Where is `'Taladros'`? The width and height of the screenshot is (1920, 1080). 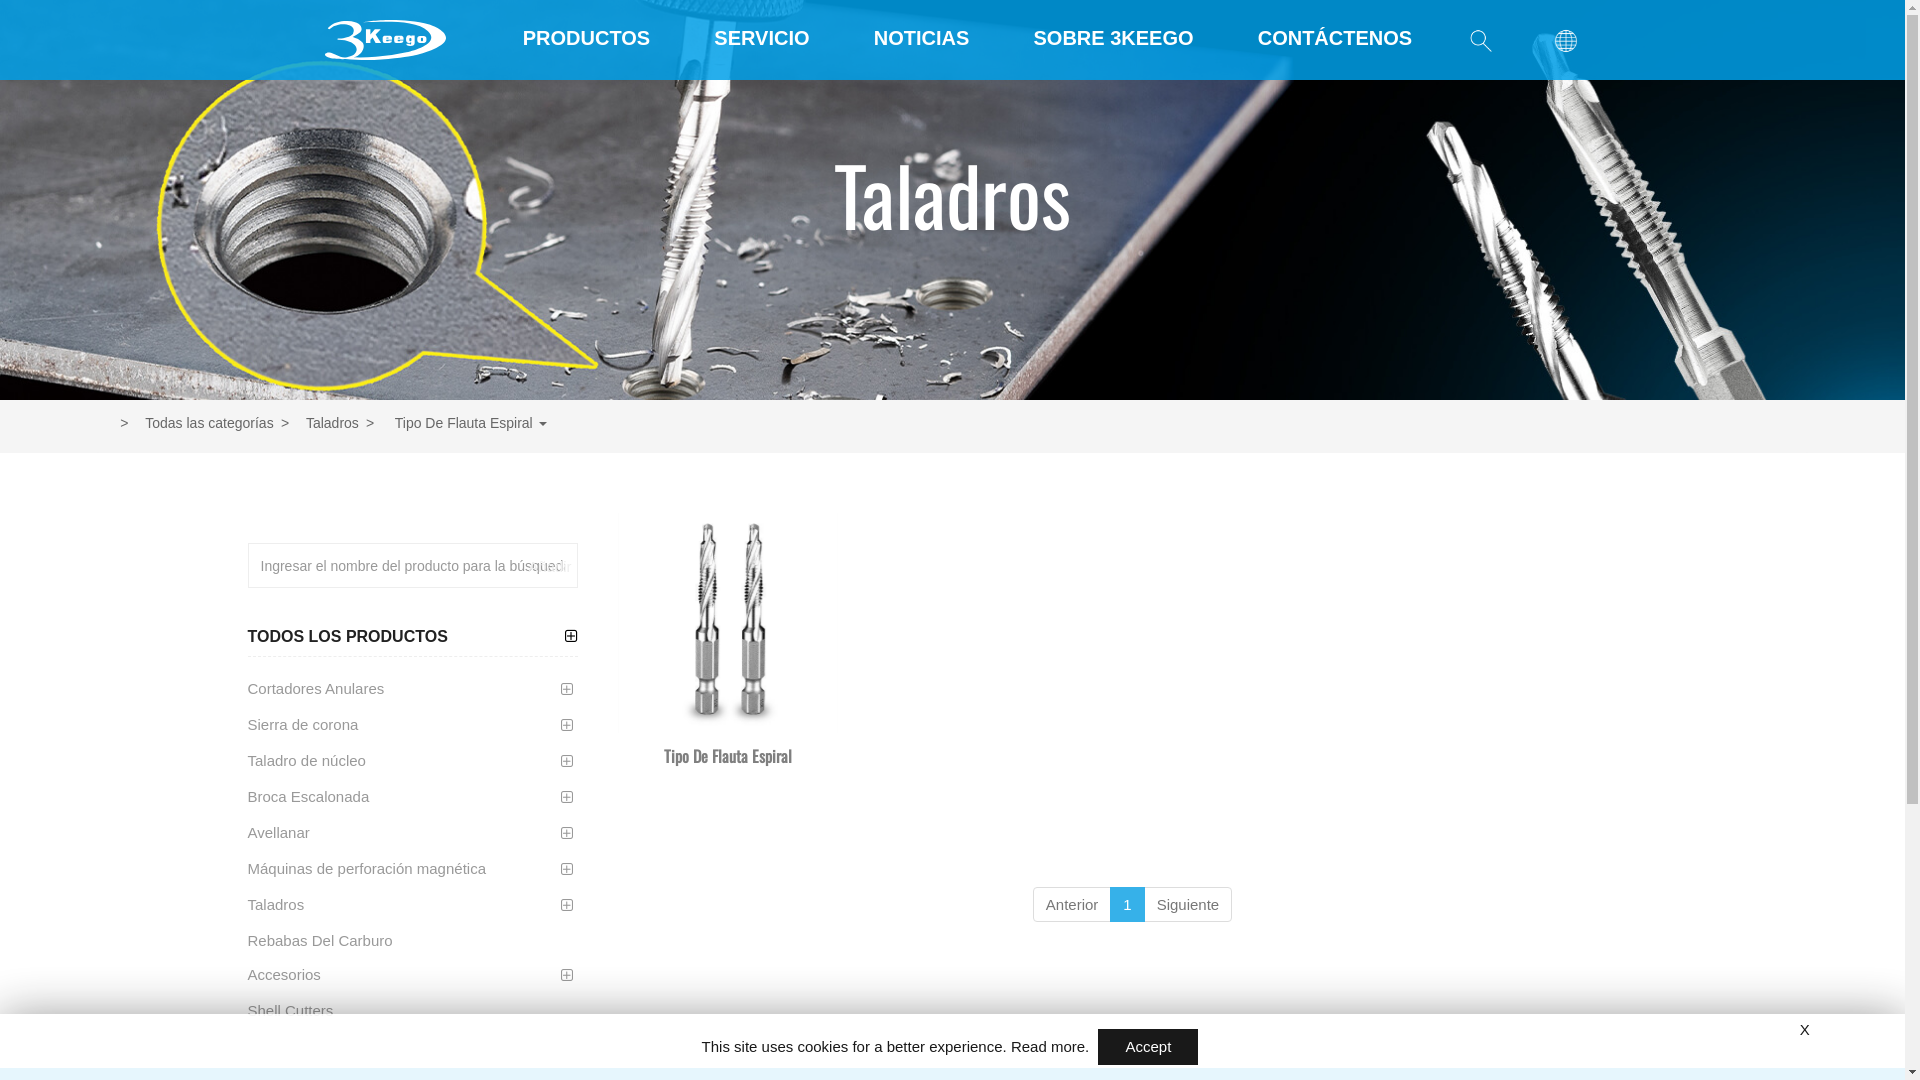
'Taladros' is located at coordinates (316, 422).